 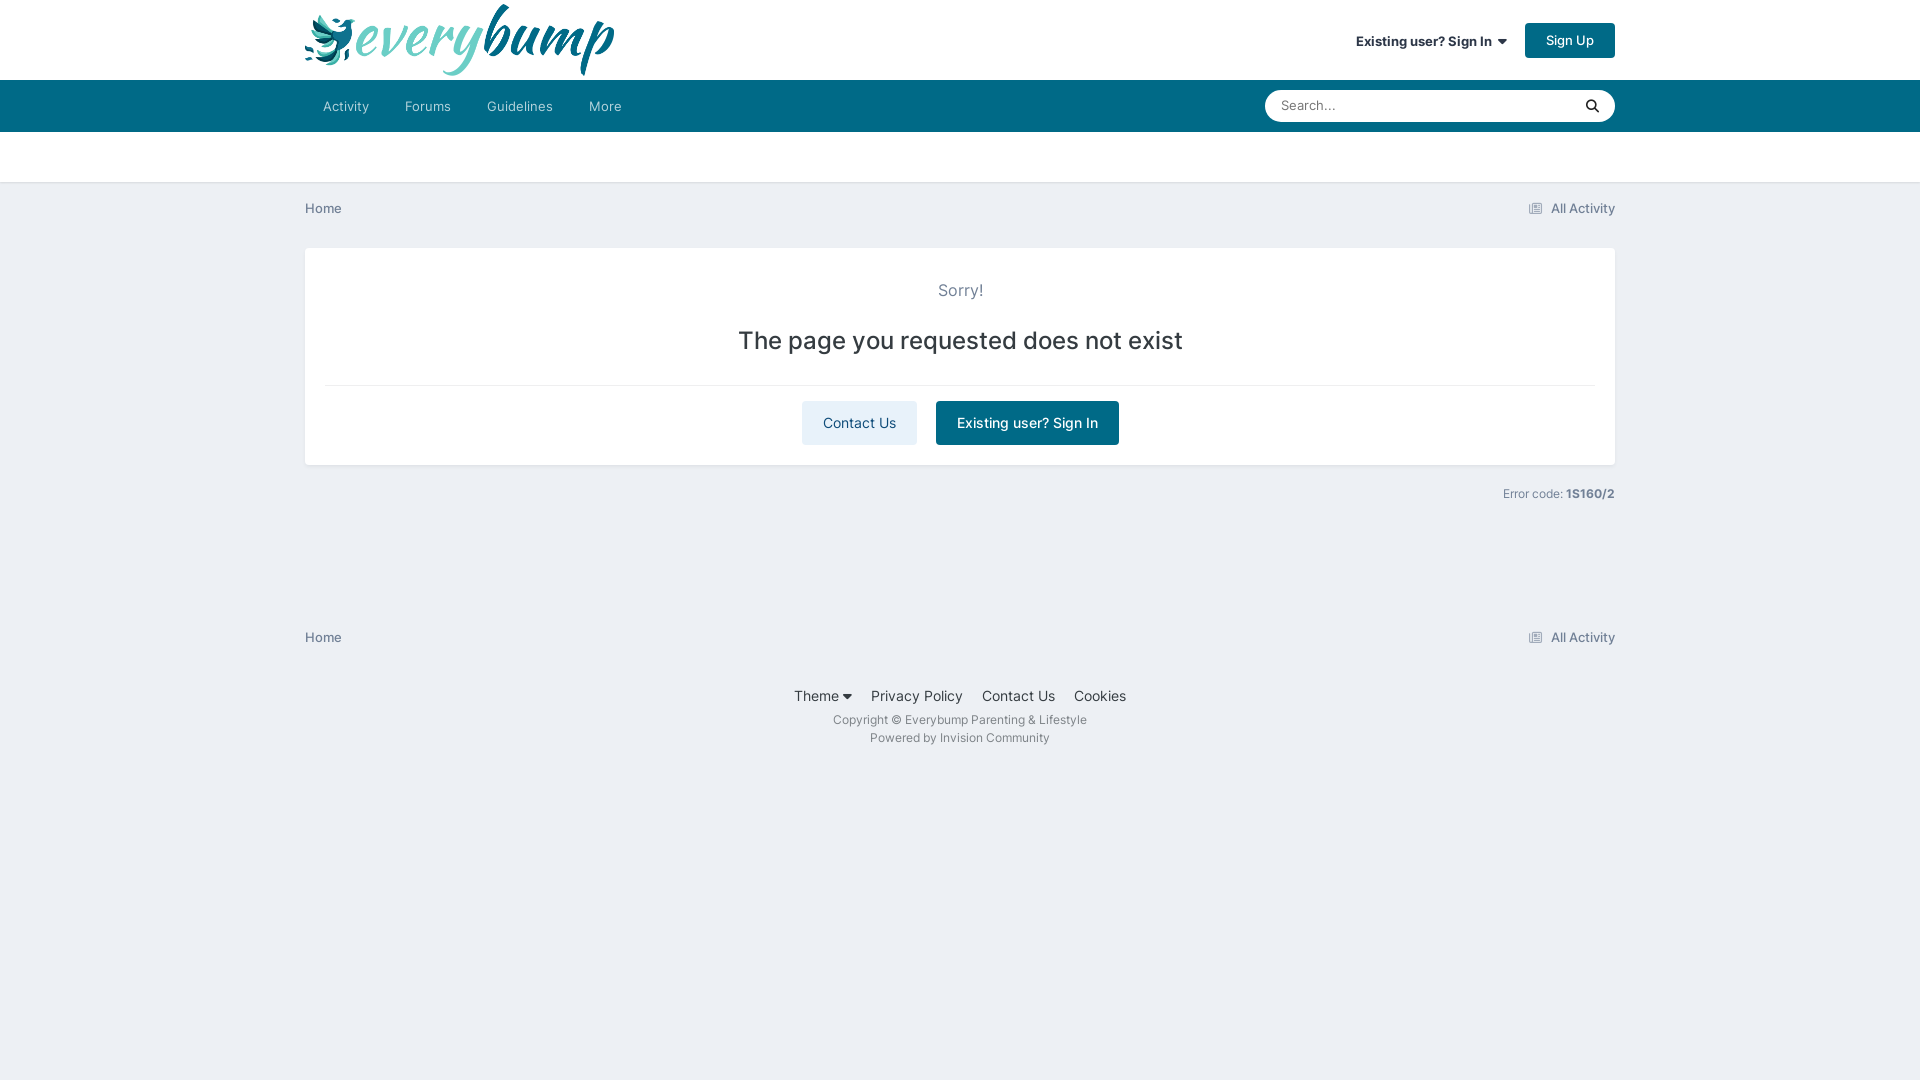 What do you see at coordinates (1430, 41) in the screenshot?
I see `'Existing user? Sign In  '` at bounding box center [1430, 41].